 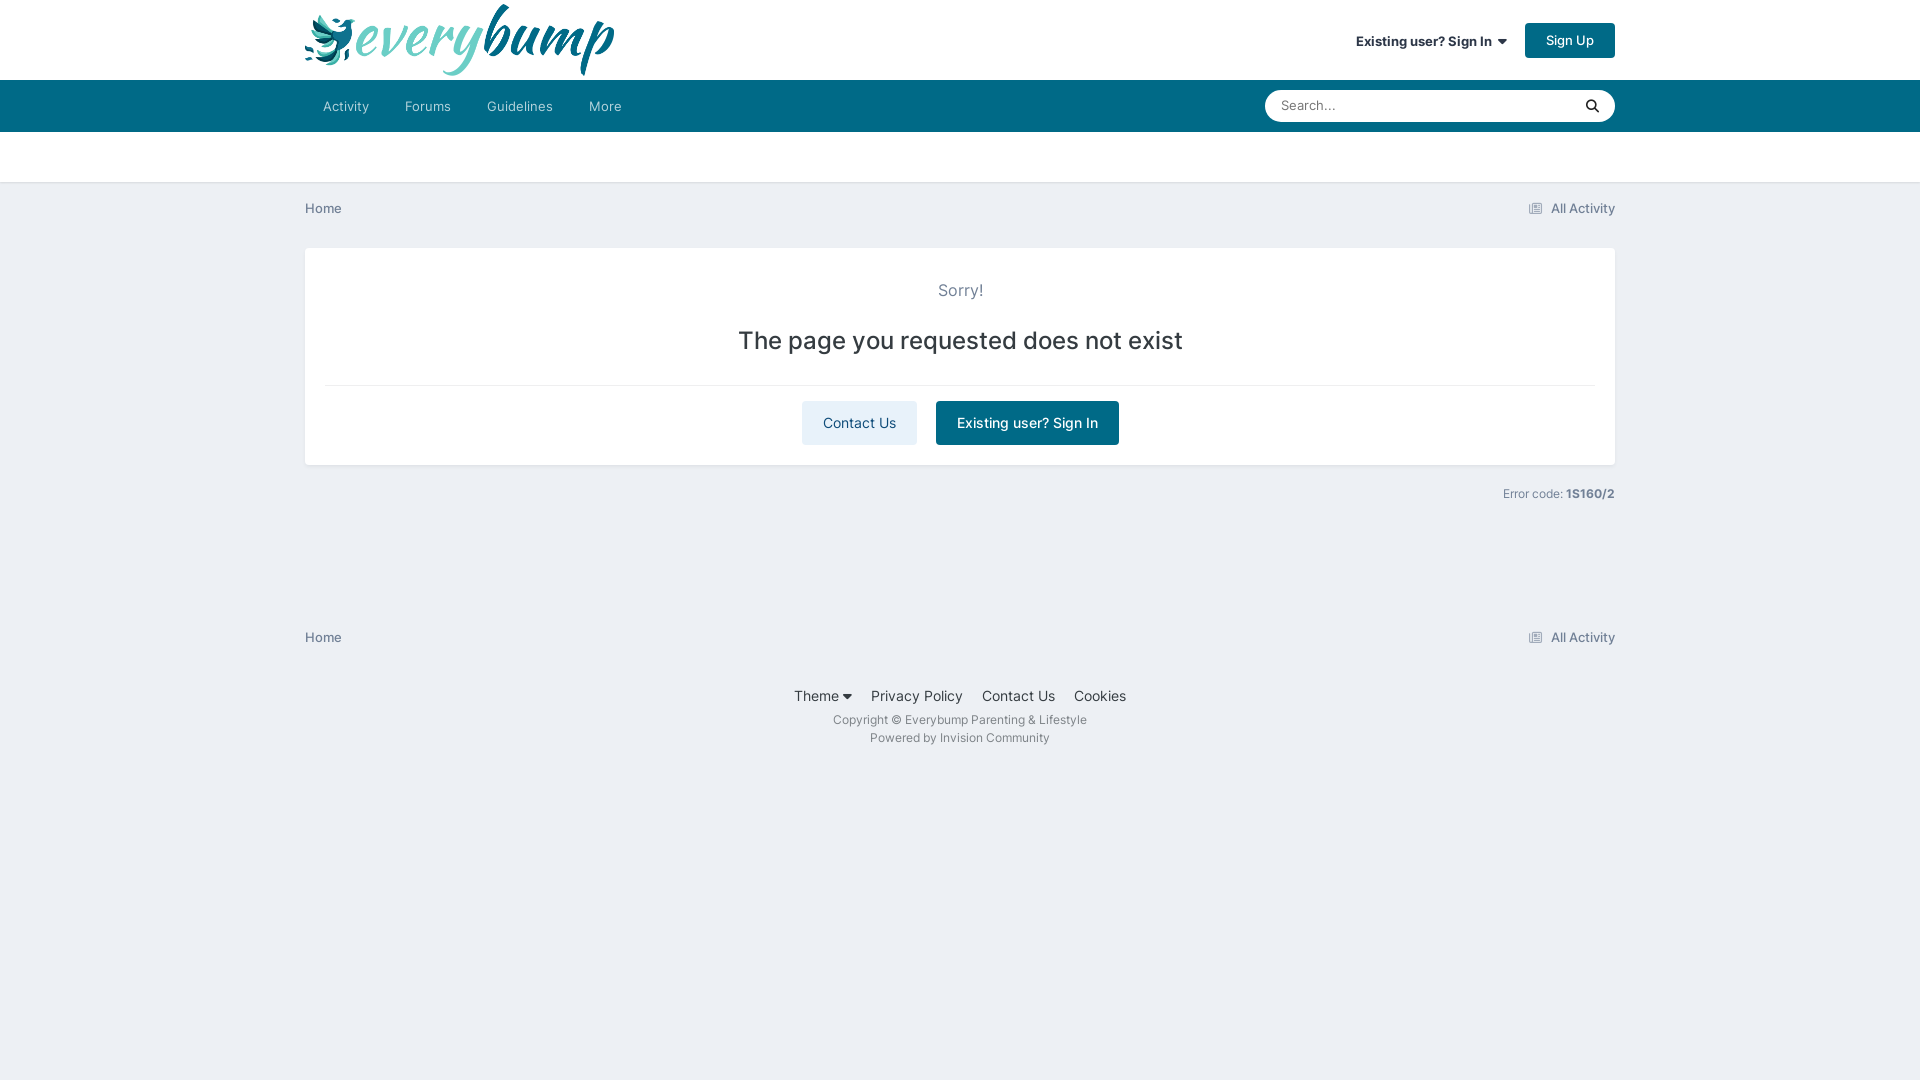 What do you see at coordinates (1430, 41) in the screenshot?
I see `'Existing user? Sign In  '` at bounding box center [1430, 41].